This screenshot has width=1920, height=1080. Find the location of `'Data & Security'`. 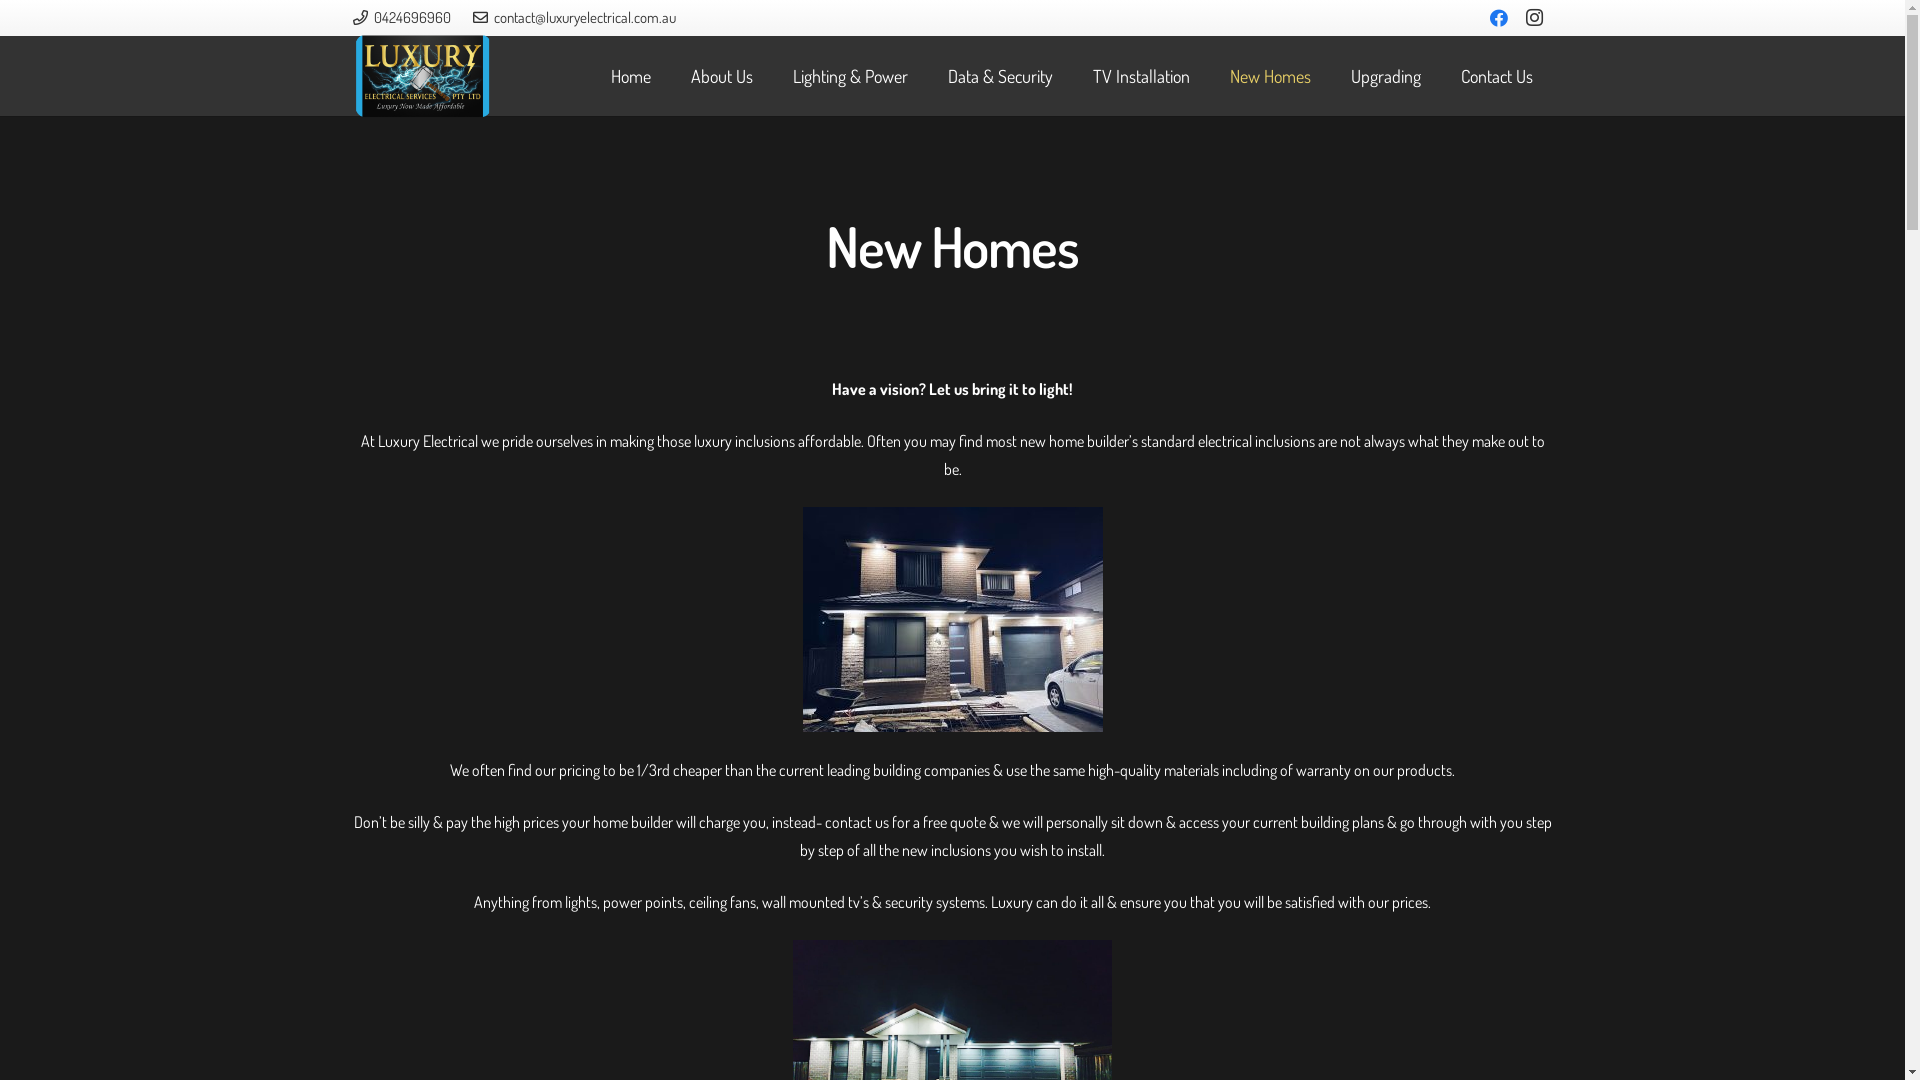

'Data & Security' is located at coordinates (1000, 75).